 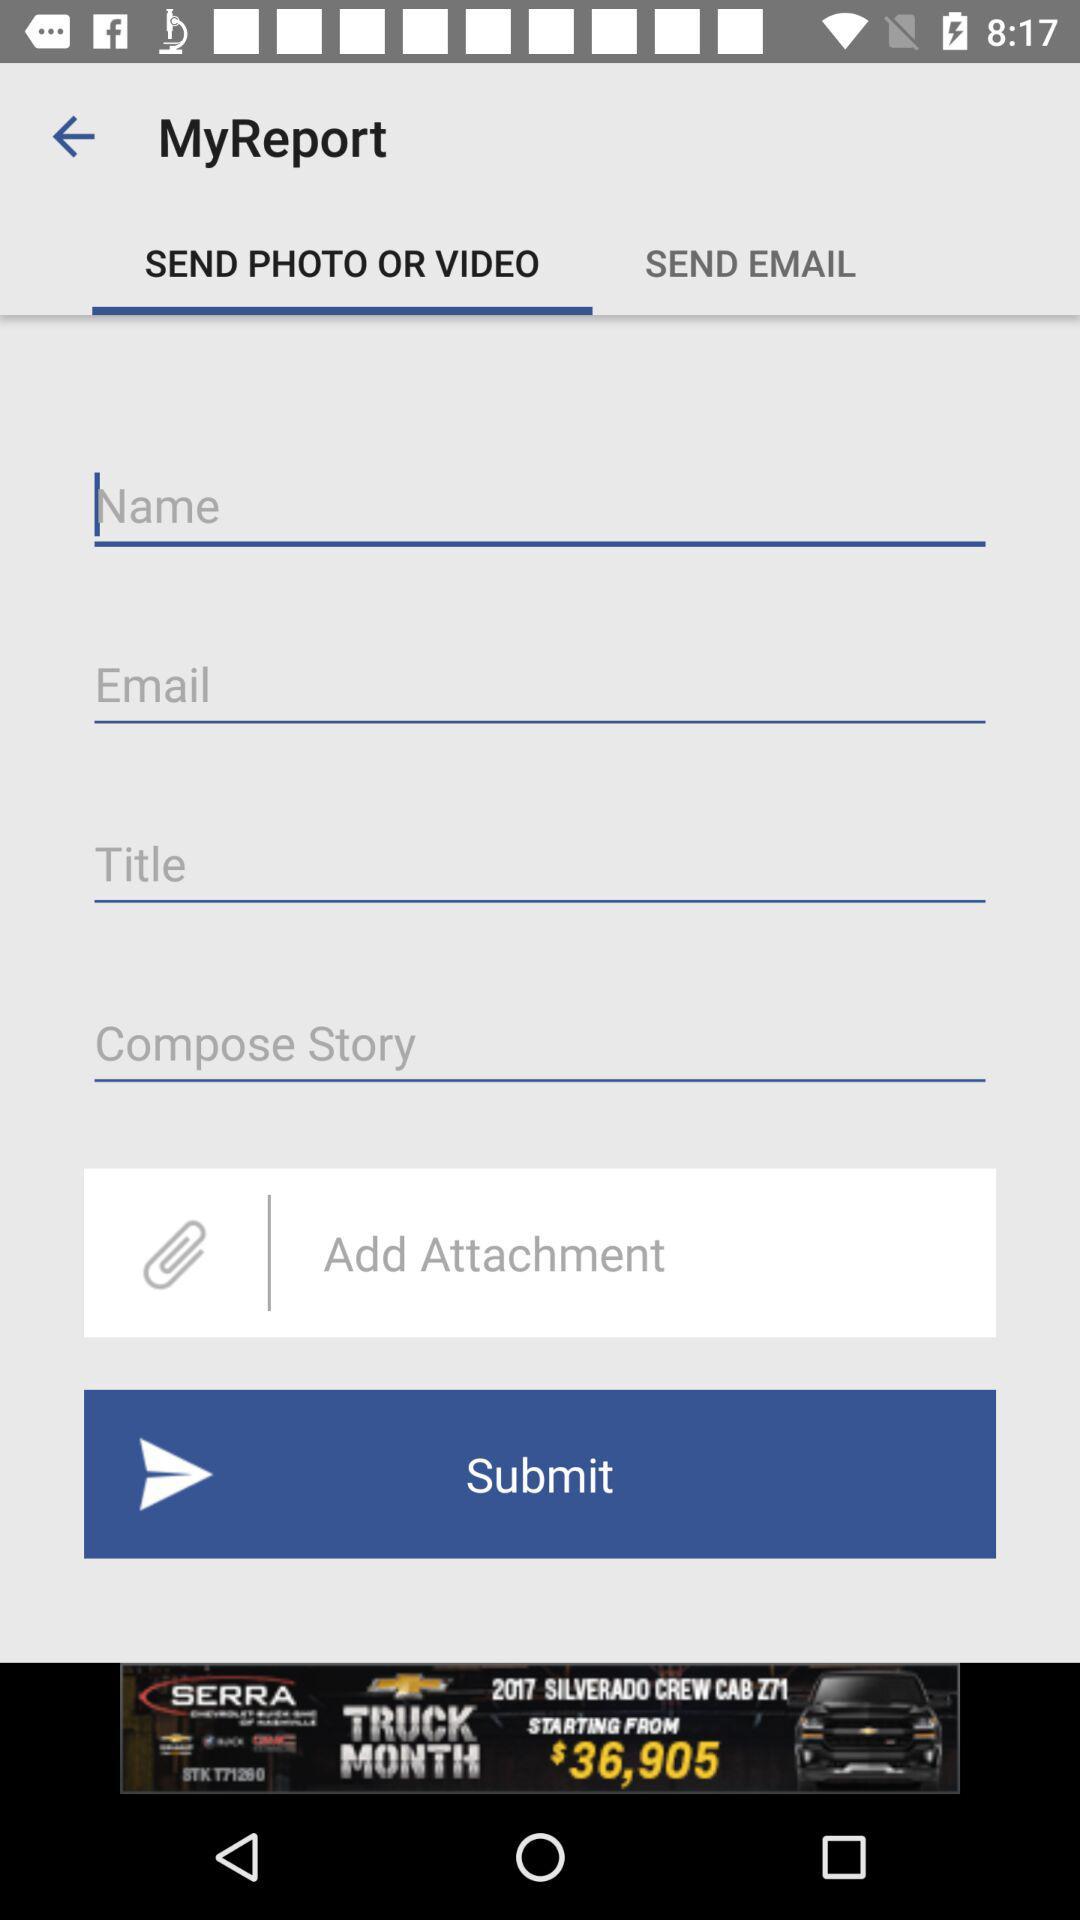 What do you see at coordinates (540, 505) in the screenshot?
I see `type name on line` at bounding box center [540, 505].